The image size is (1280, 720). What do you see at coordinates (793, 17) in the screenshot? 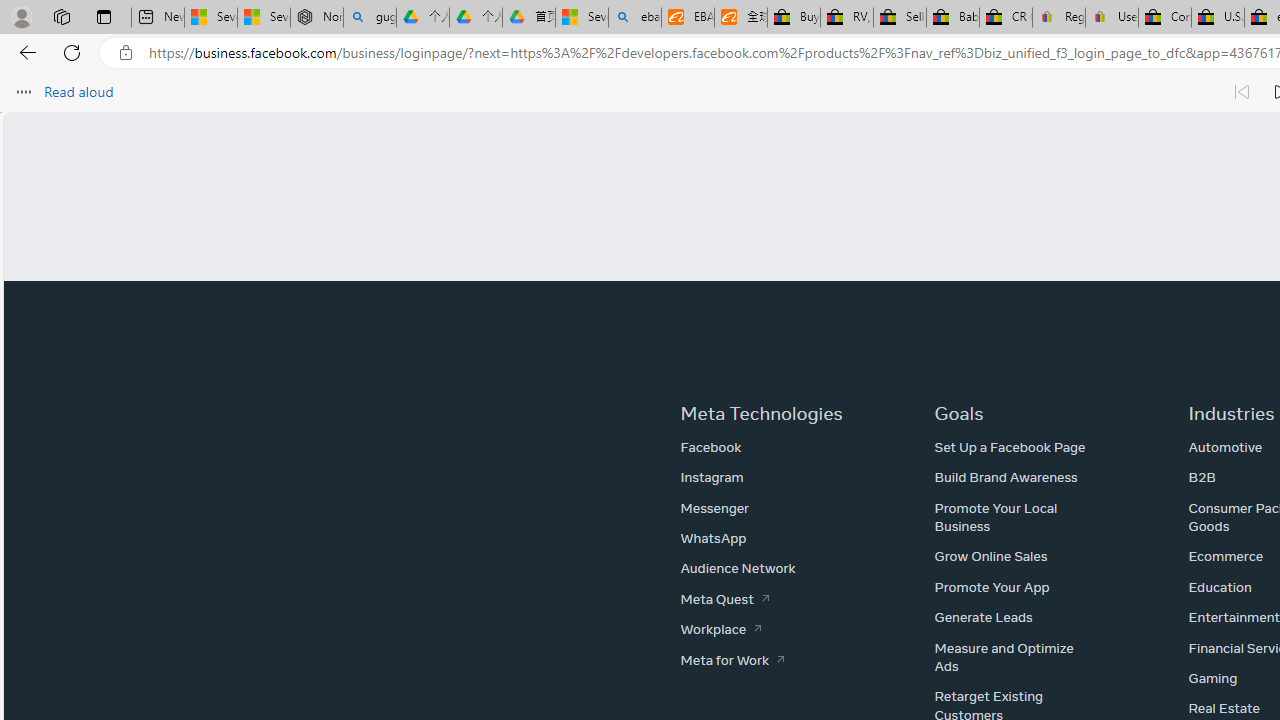
I see `'Buy Auto Parts & Accessories | eBay'` at bounding box center [793, 17].